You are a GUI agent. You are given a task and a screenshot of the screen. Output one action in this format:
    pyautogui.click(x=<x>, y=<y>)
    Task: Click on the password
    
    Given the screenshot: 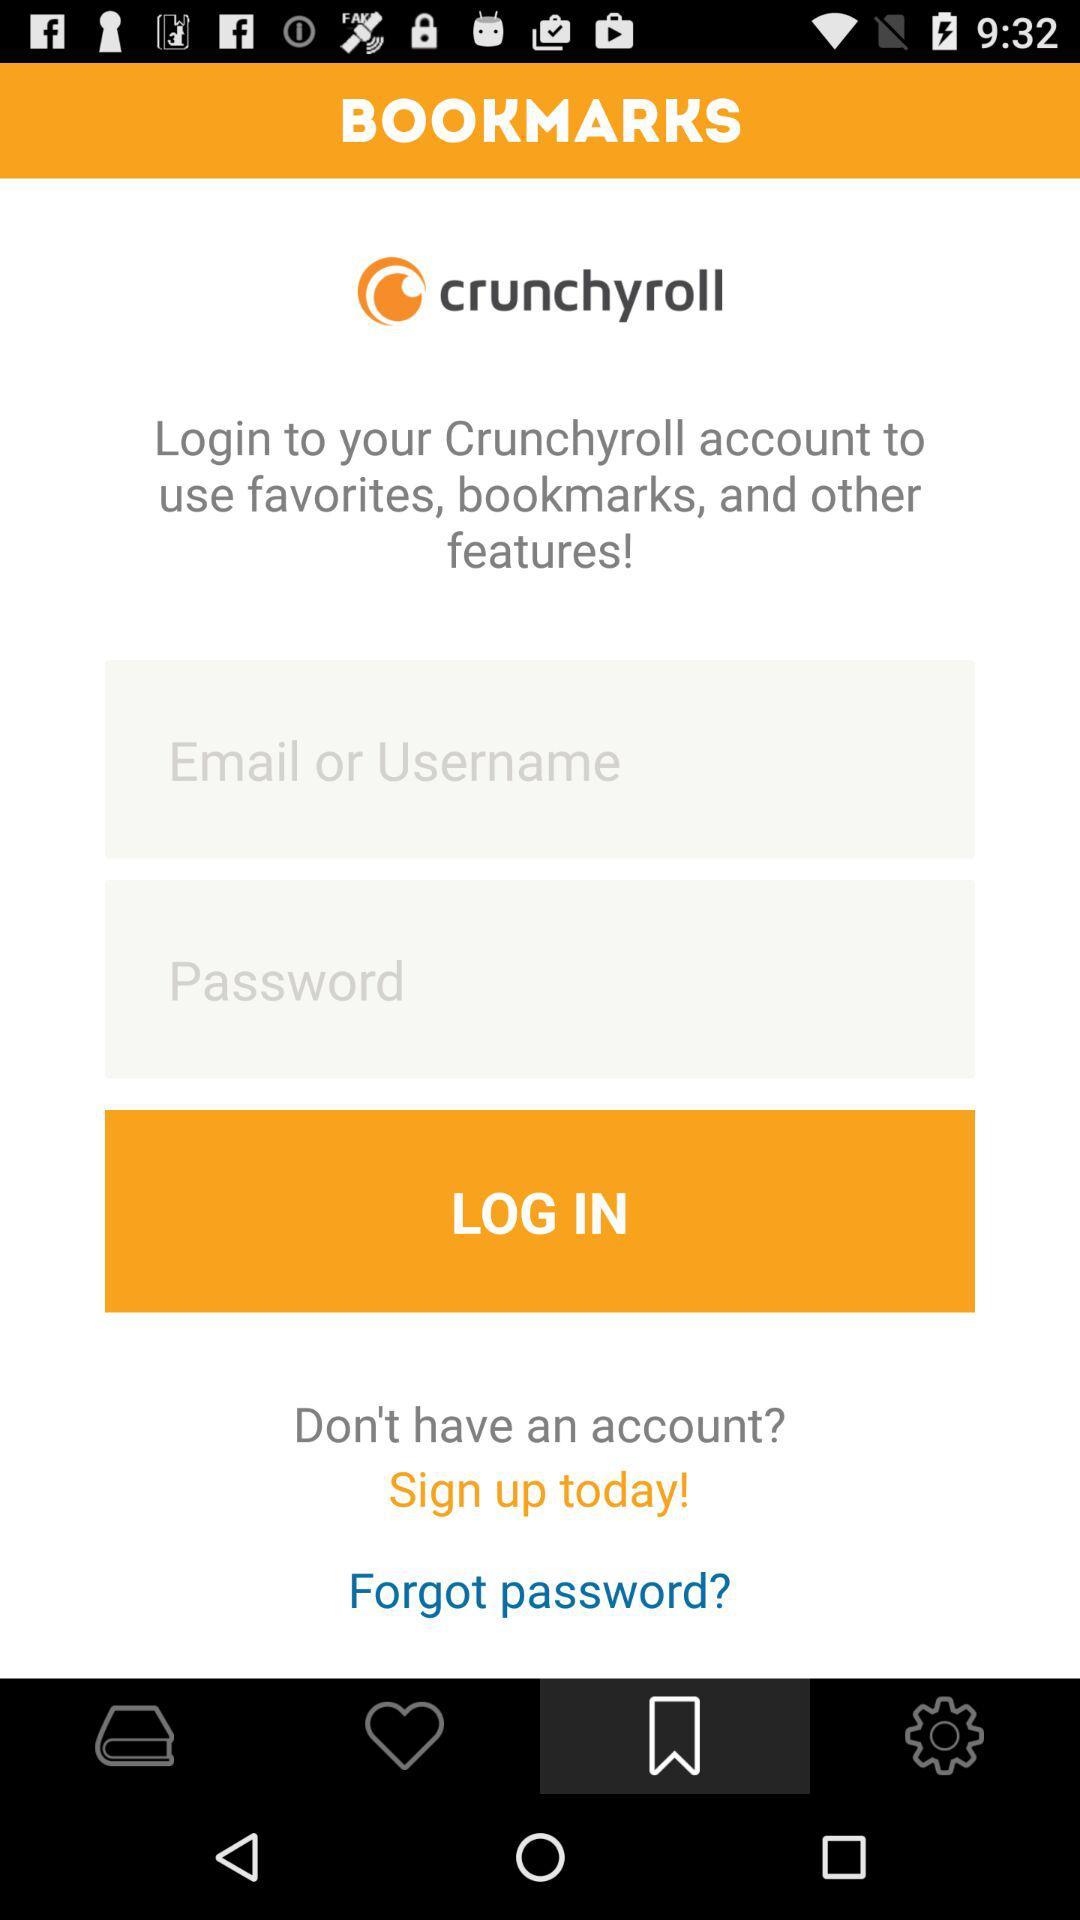 What is the action you would take?
    pyautogui.click(x=540, y=979)
    